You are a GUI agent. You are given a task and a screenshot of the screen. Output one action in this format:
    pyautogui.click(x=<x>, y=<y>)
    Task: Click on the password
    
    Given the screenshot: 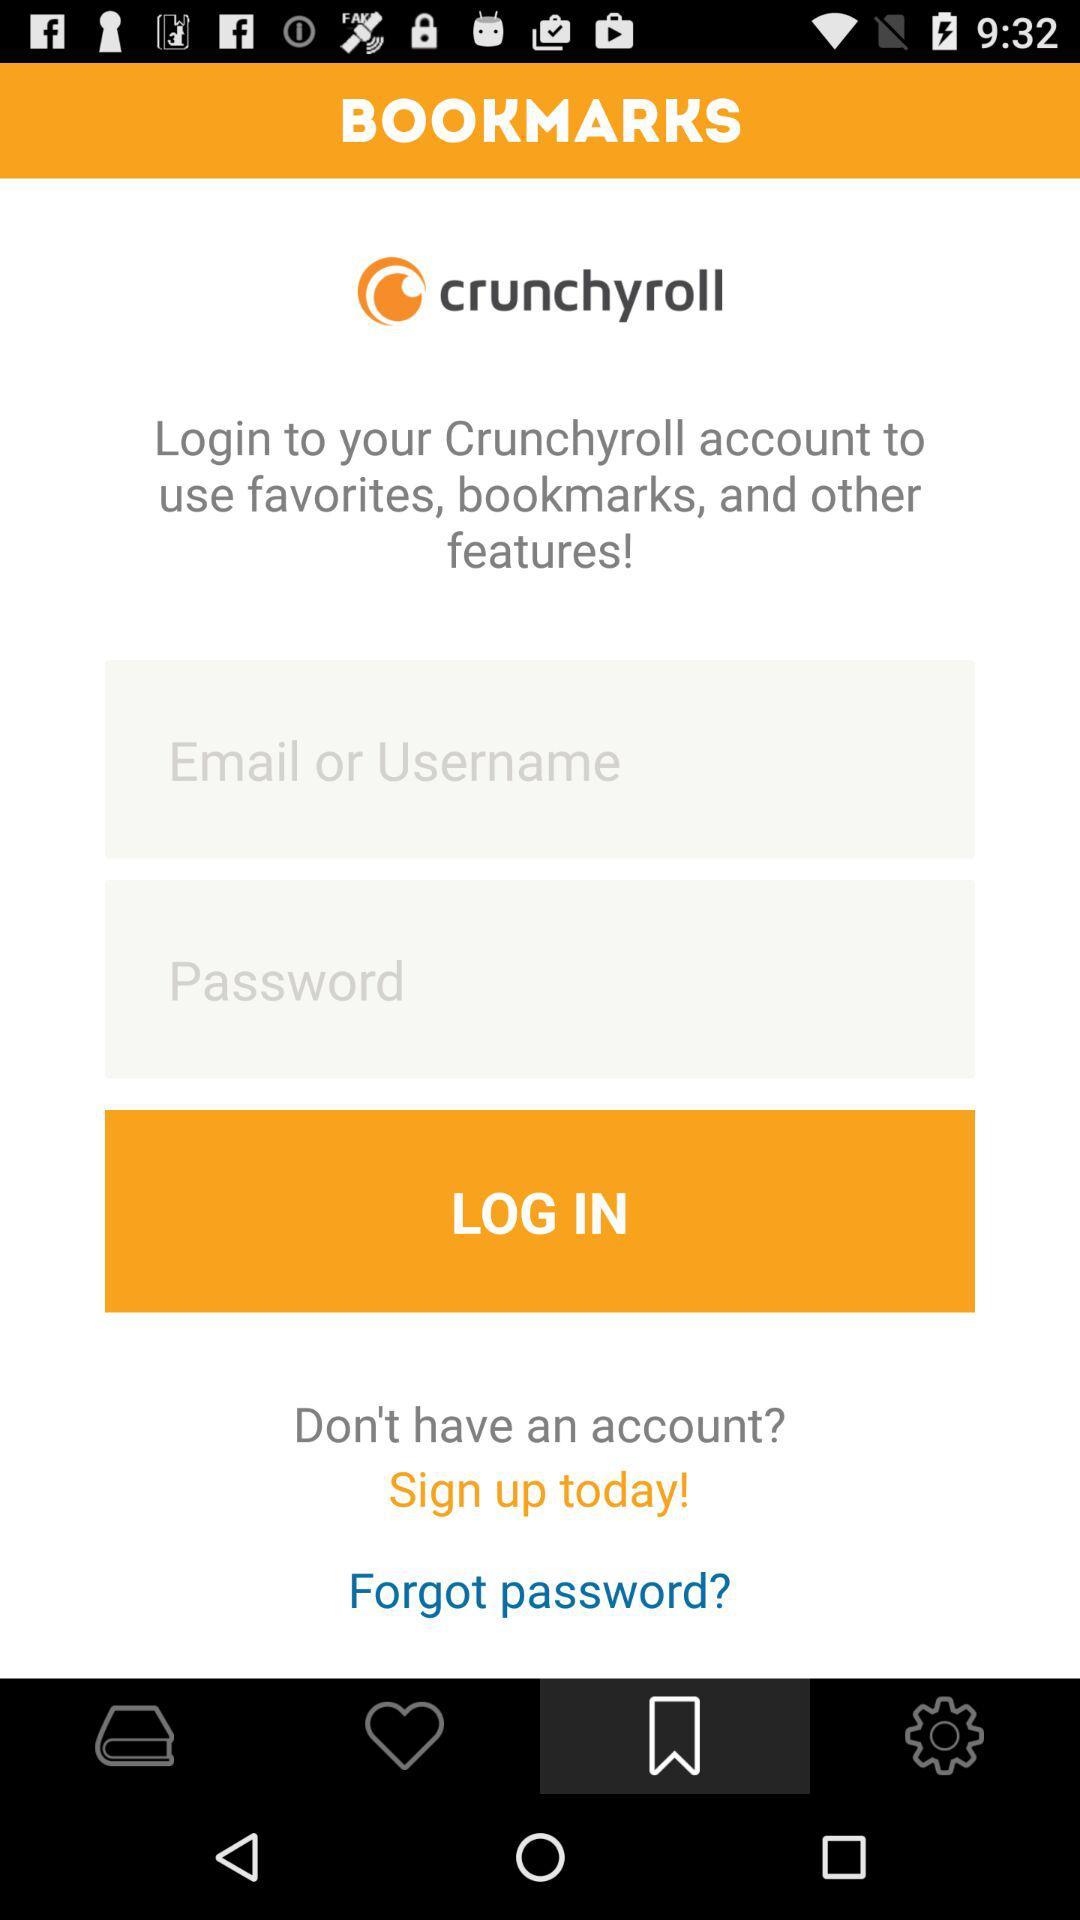 What is the action you would take?
    pyautogui.click(x=540, y=979)
    